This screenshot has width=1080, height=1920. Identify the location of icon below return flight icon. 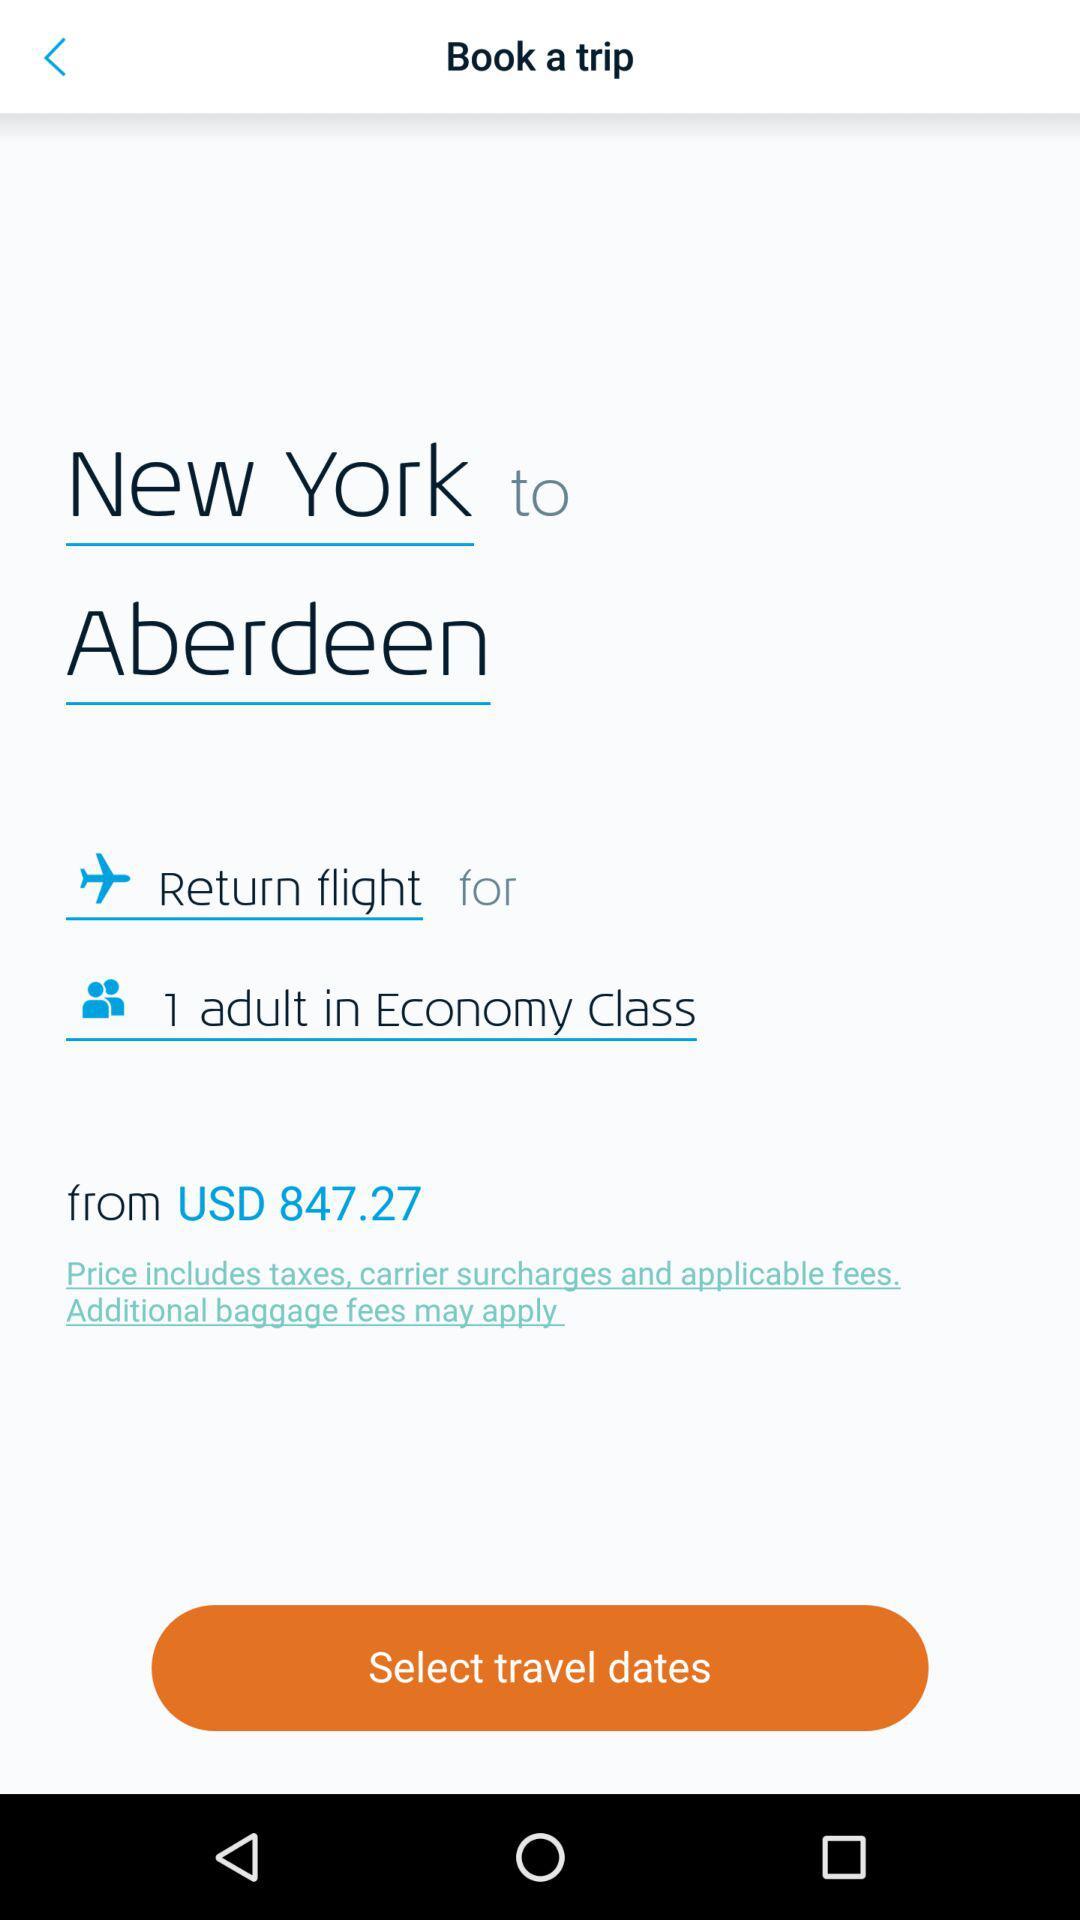
(426, 1011).